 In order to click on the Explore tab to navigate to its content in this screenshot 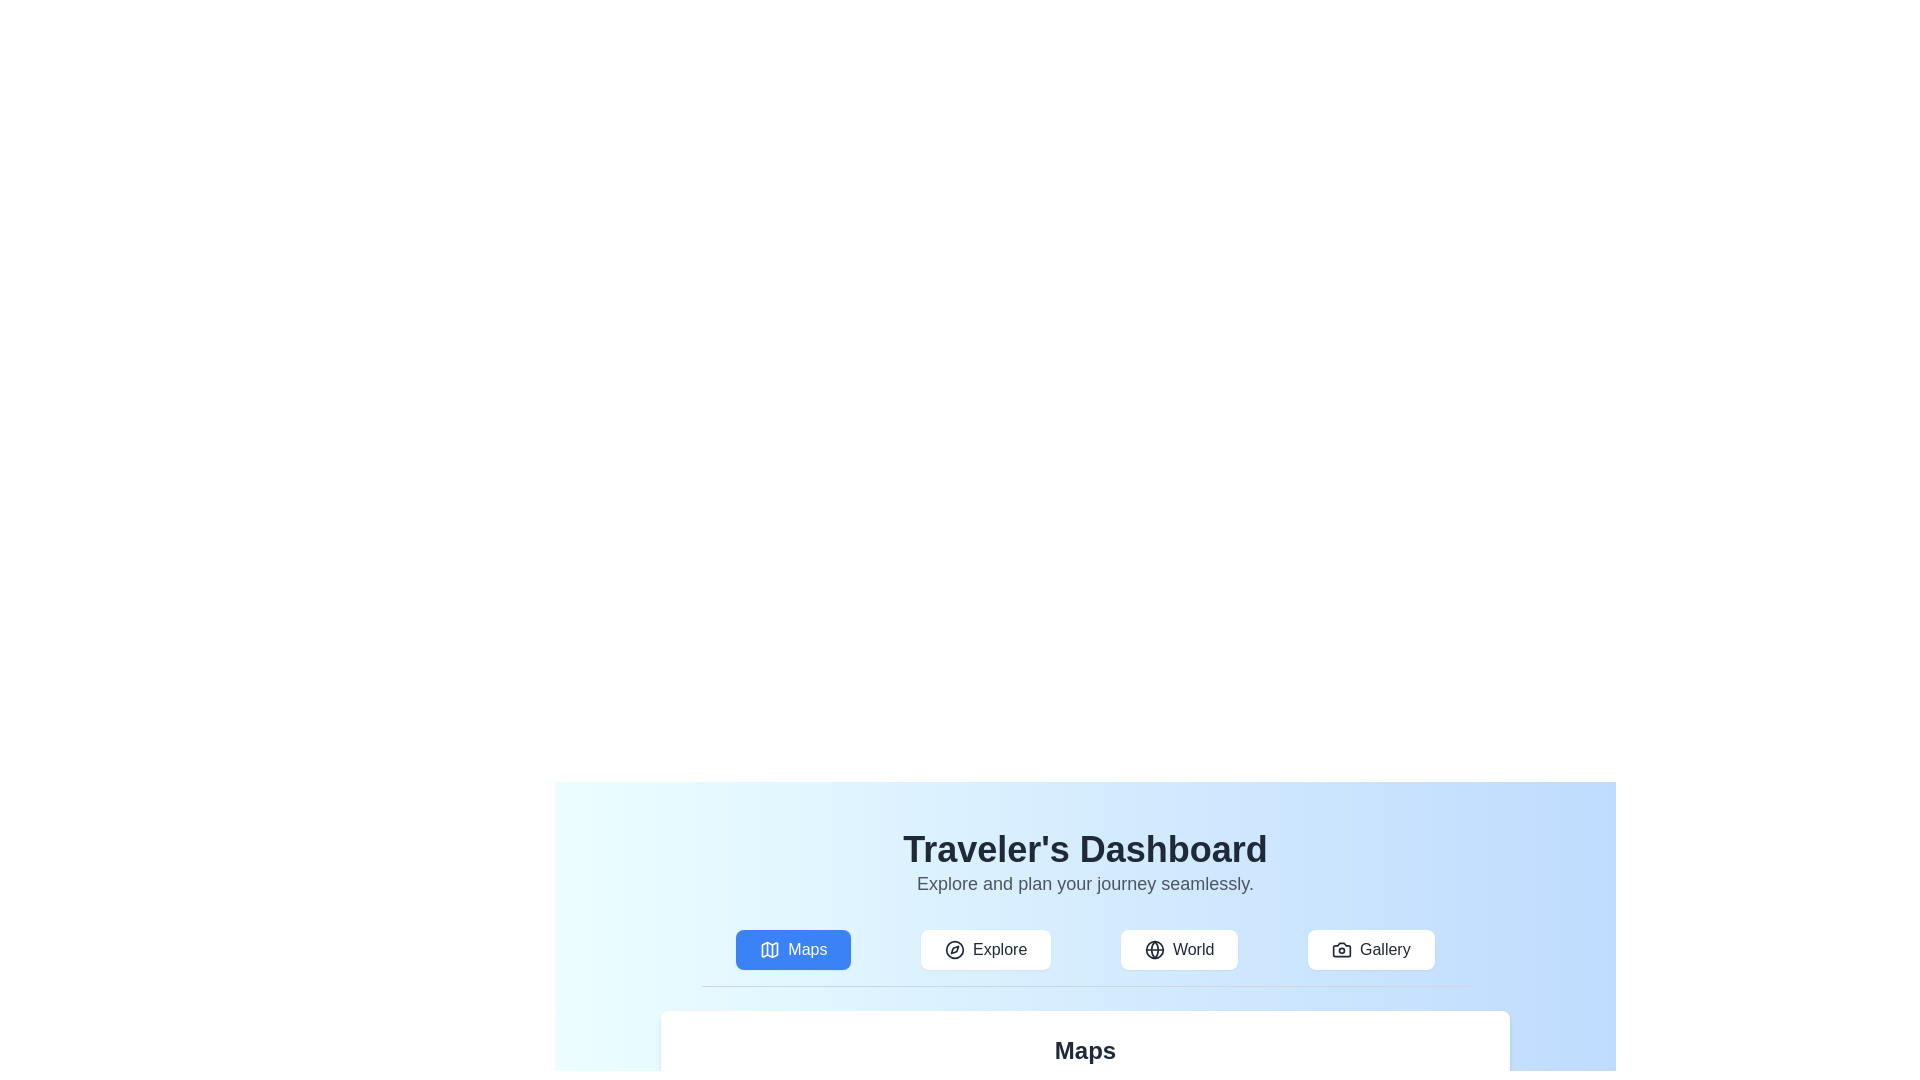, I will do `click(986, 948)`.